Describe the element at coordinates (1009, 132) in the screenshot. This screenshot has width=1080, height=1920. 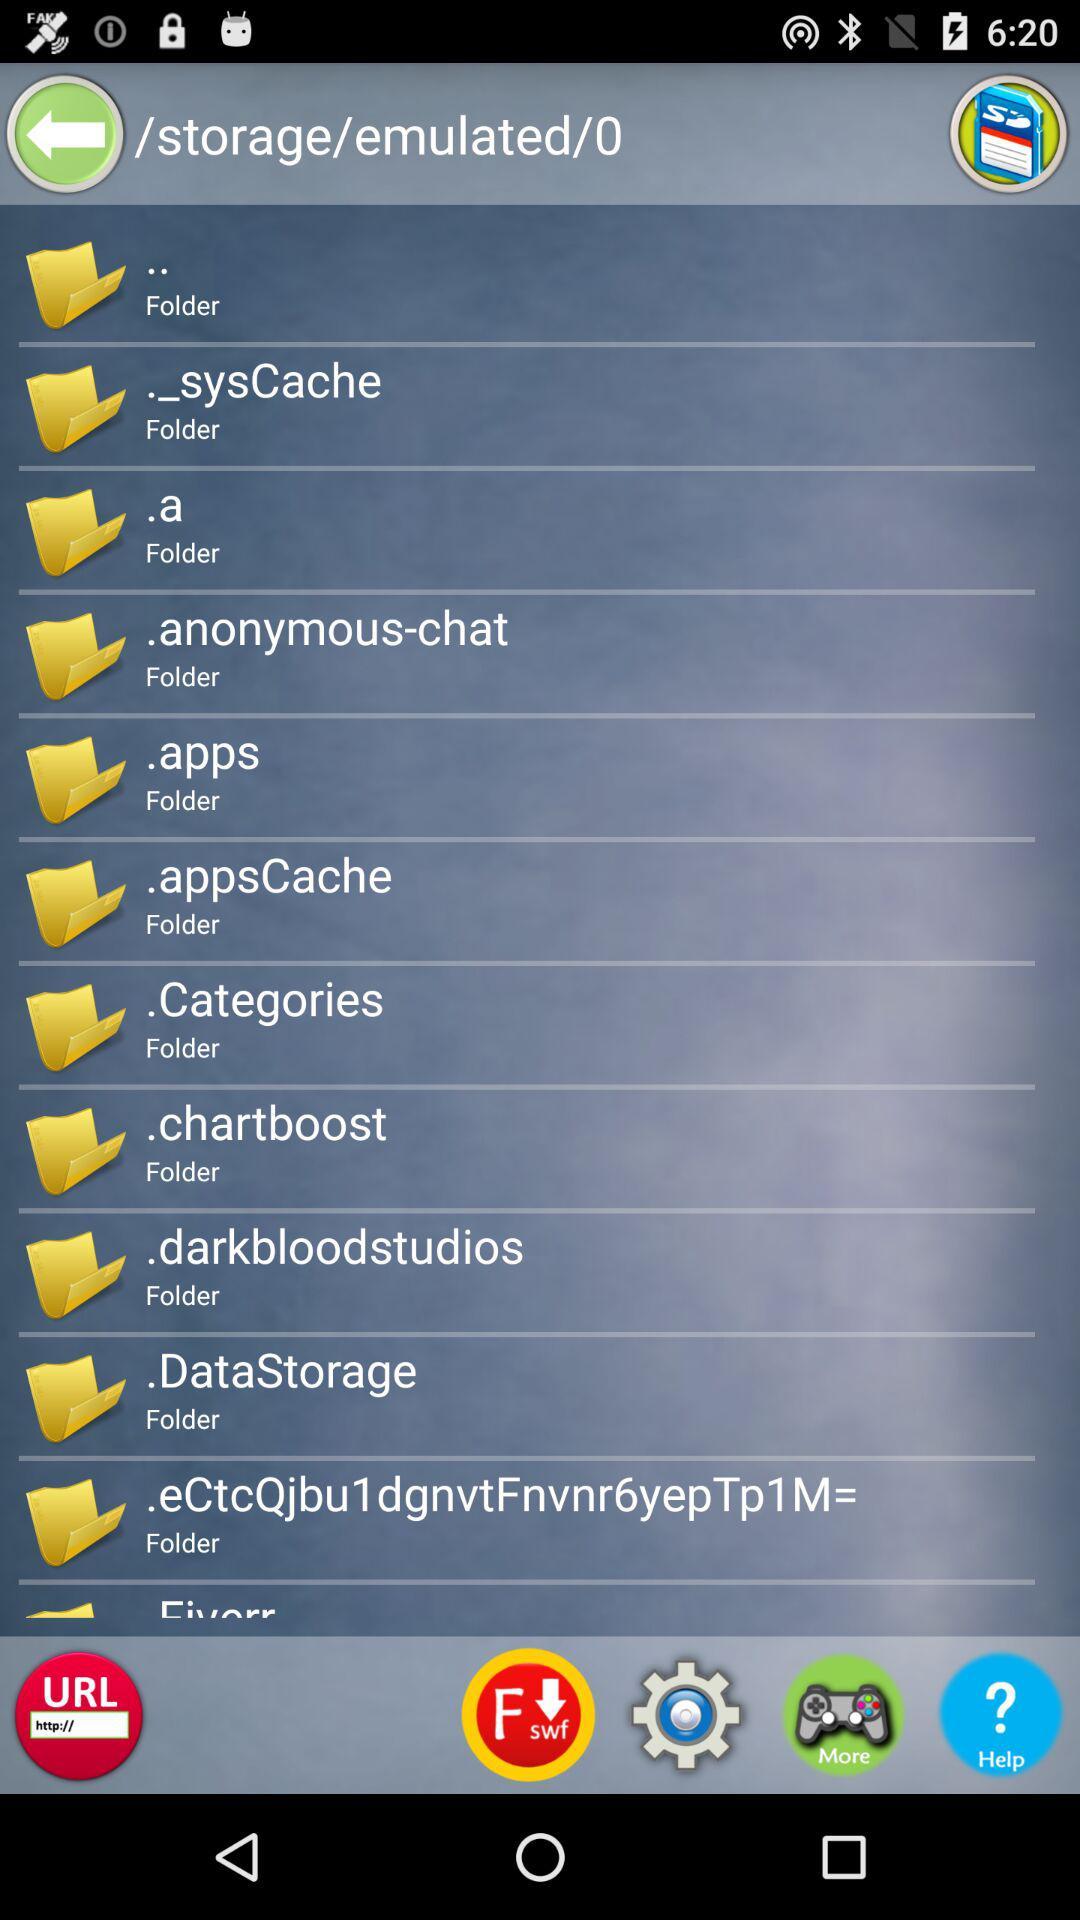
I see `access memory` at that location.